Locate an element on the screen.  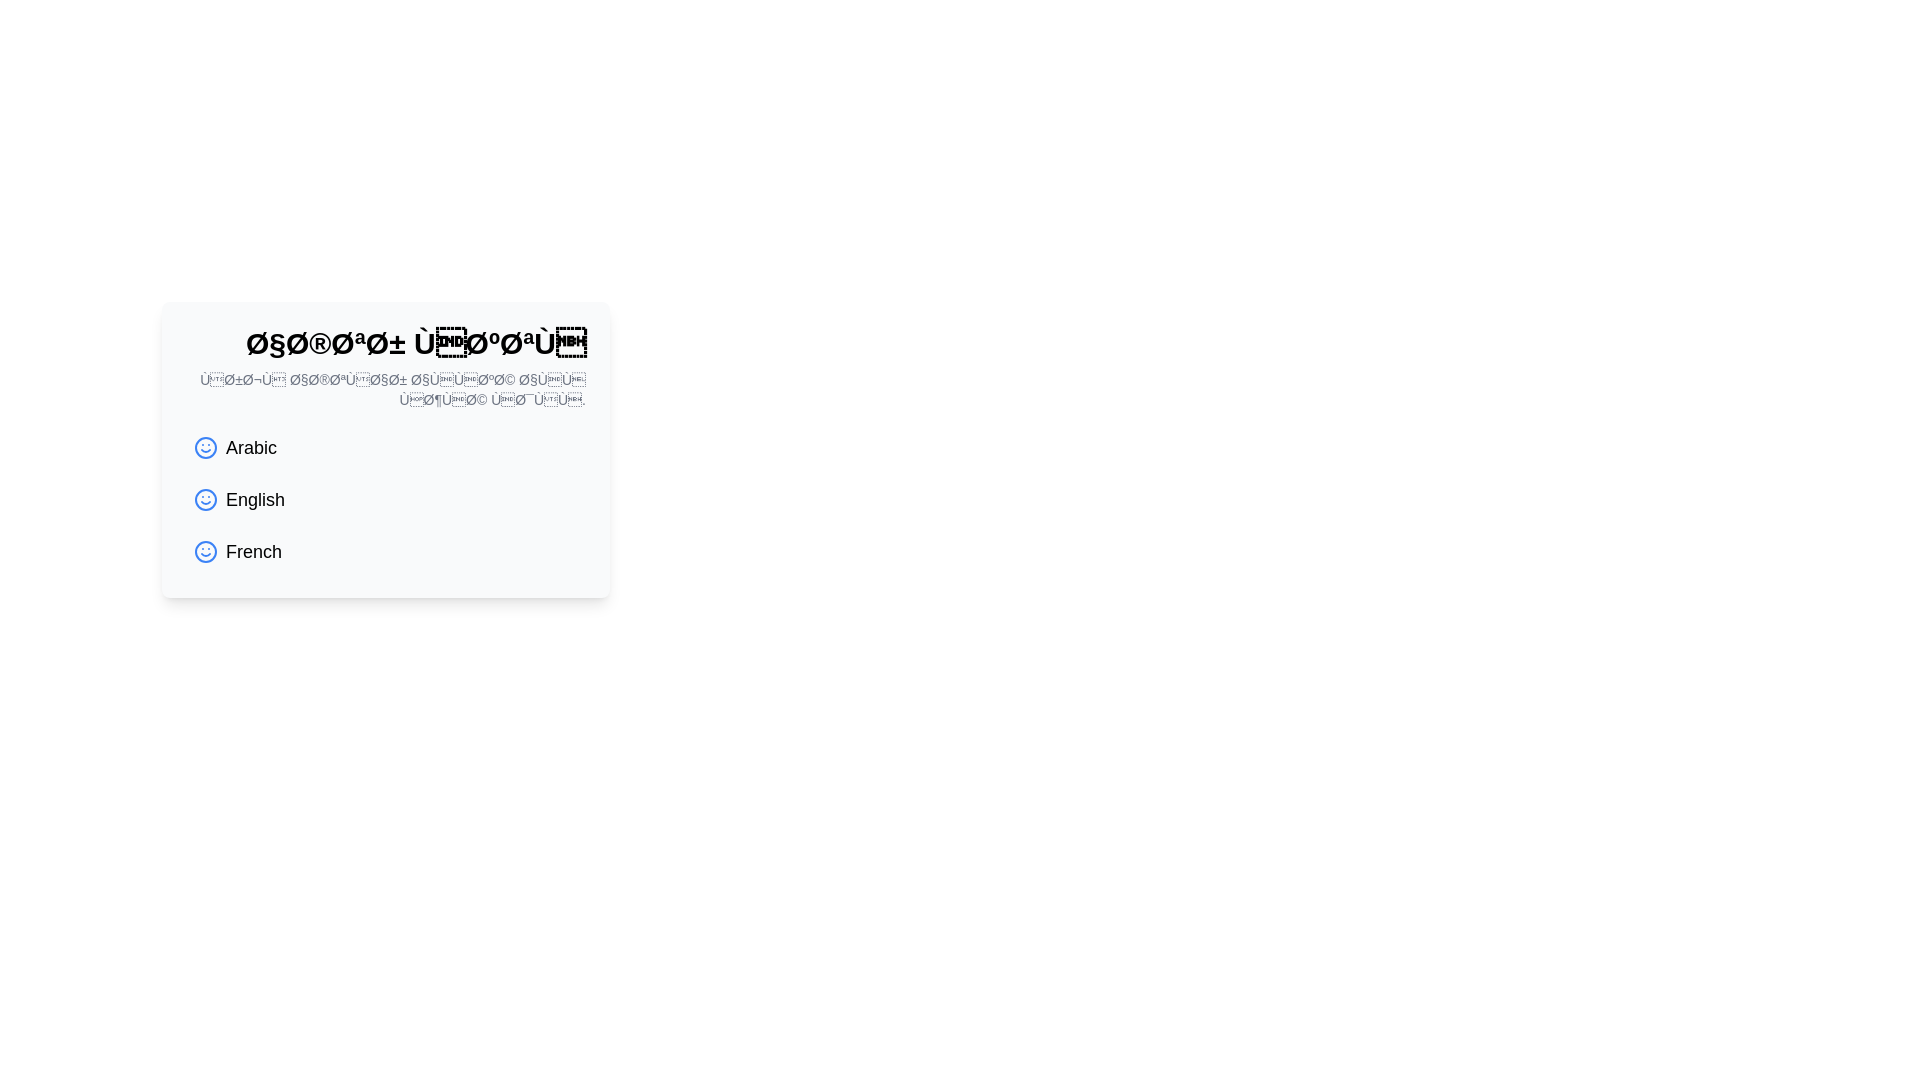
the blue circular smiley face icon located to the left of the 'English' language option in the list is located at coordinates (206, 499).